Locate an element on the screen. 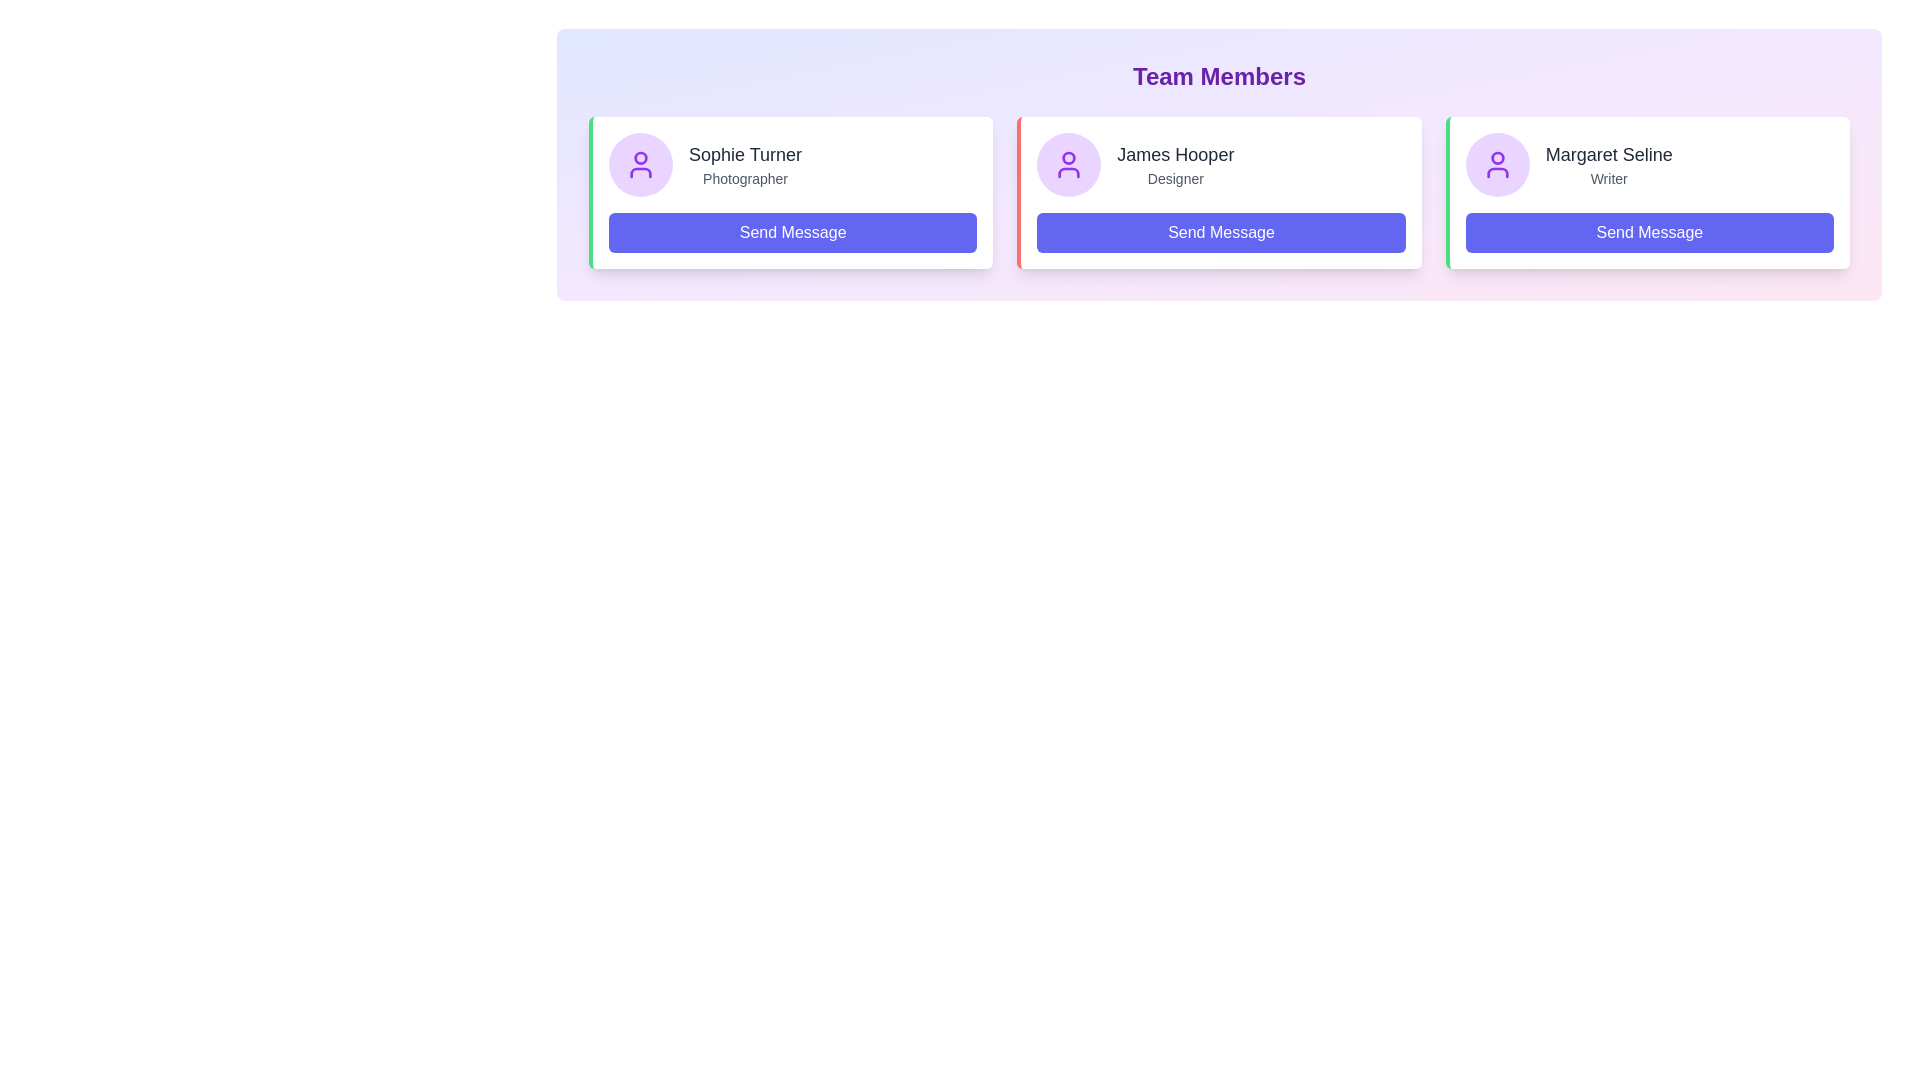  the button located at the bottom of Margaret Seline's profile card to send a message is located at coordinates (1649, 231).